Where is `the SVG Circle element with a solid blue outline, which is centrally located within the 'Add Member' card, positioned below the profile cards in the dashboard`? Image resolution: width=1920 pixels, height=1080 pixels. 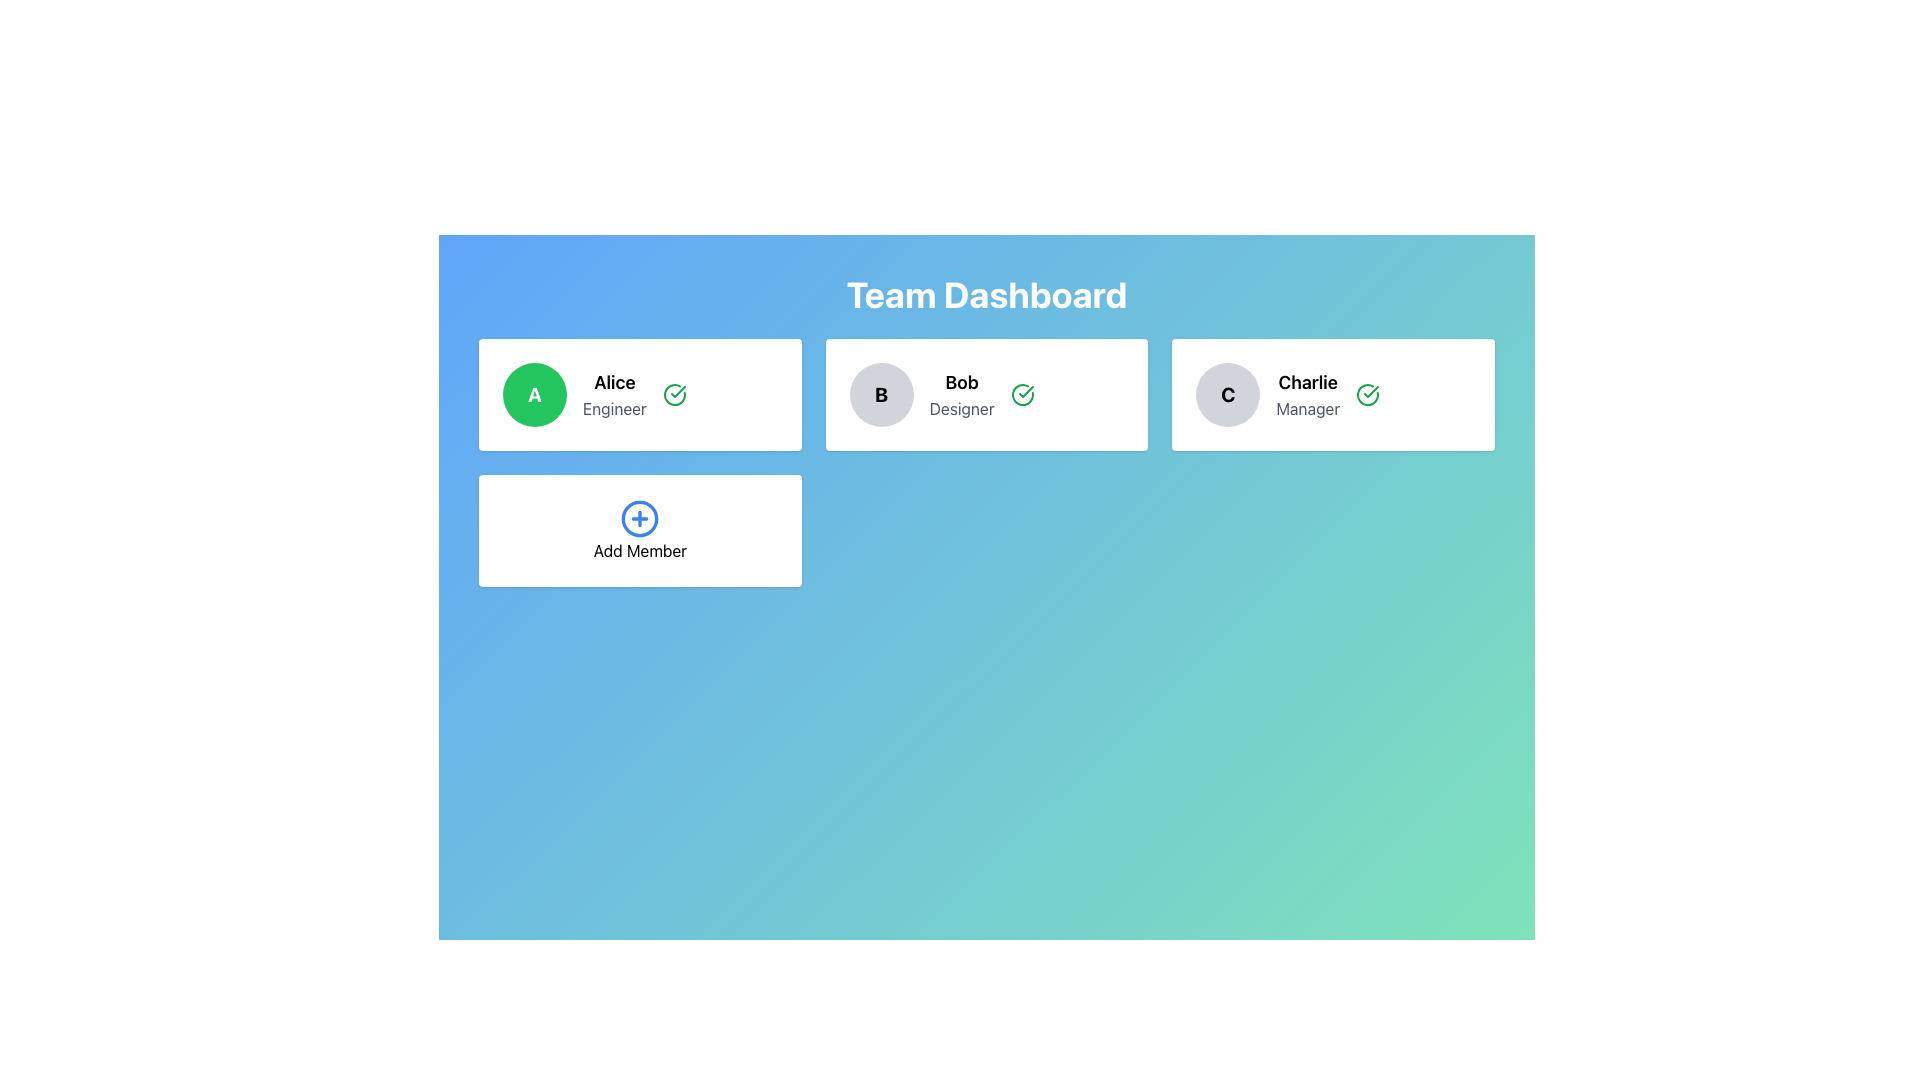
the SVG Circle element with a solid blue outline, which is centrally located within the 'Add Member' card, positioned below the profile cards in the dashboard is located at coordinates (640, 518).